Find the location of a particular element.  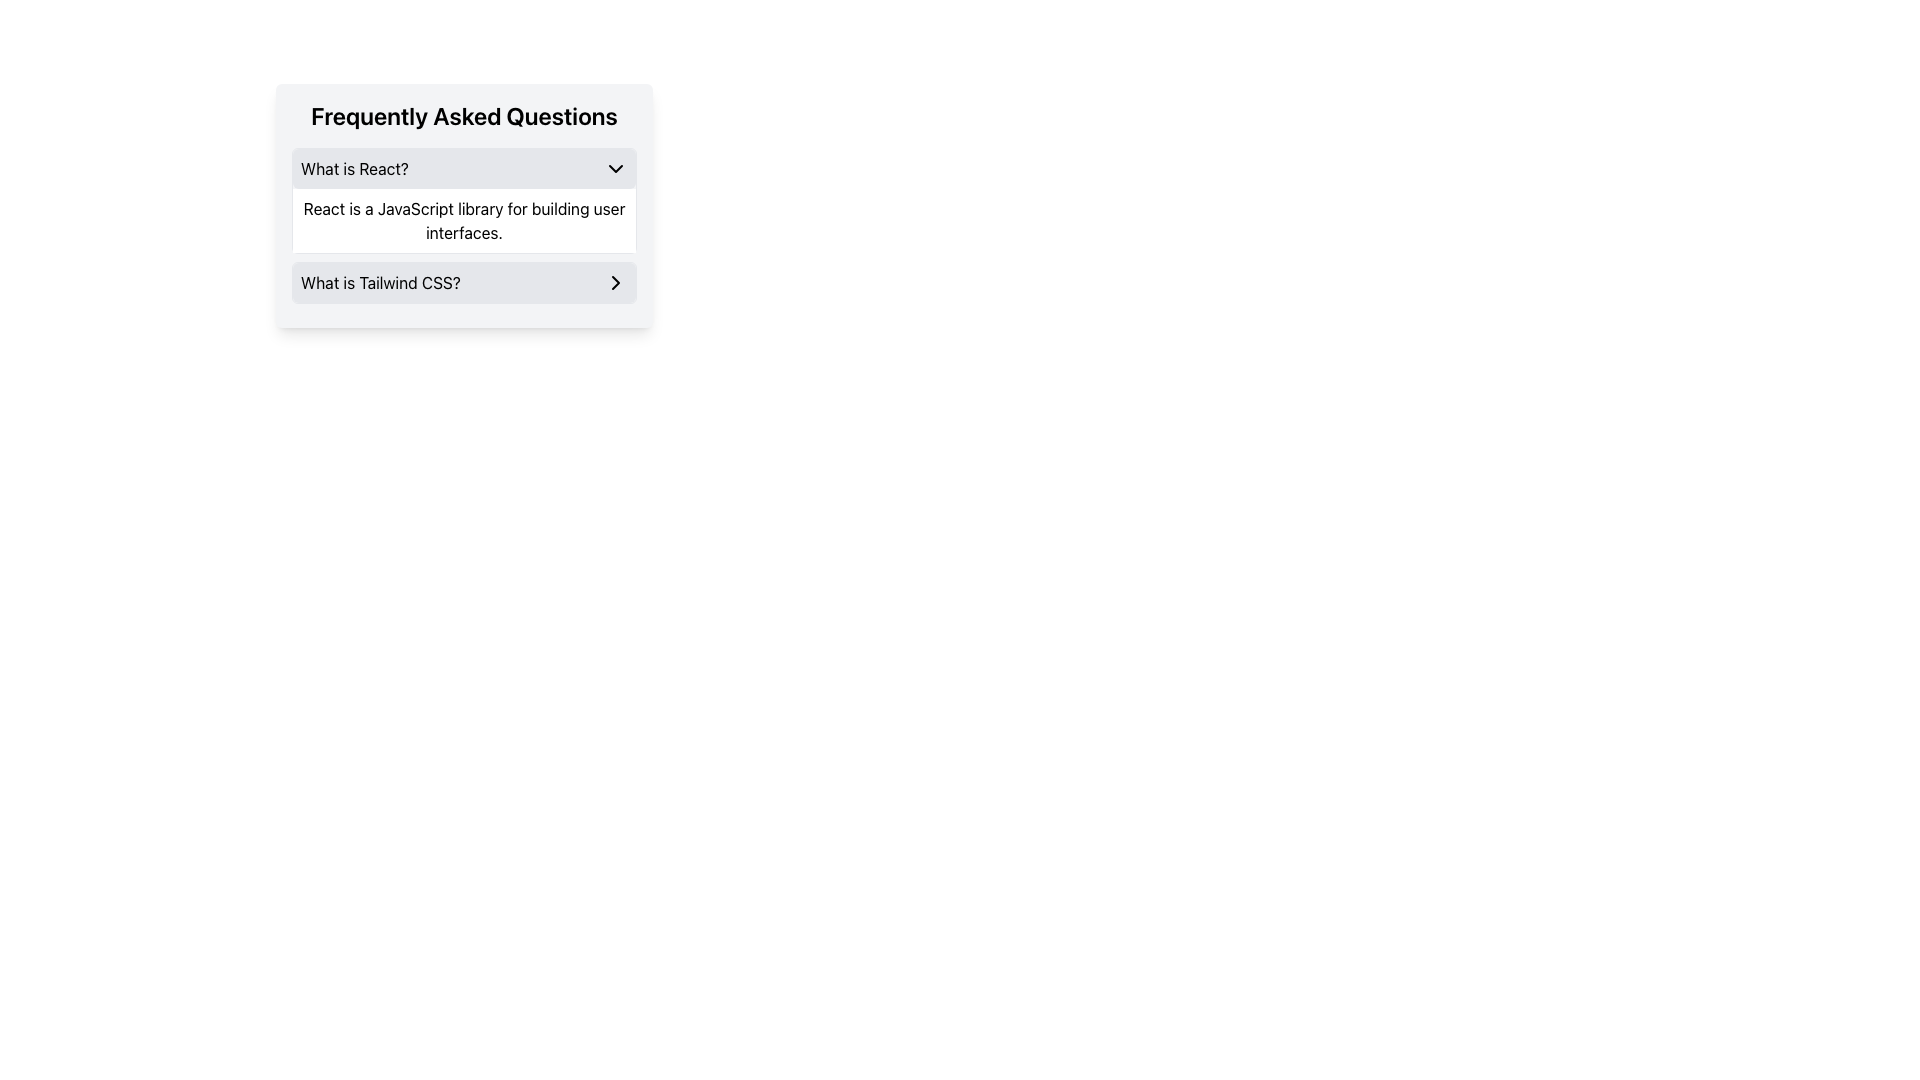

the collapsible list item link labeled 'What is Tailwind CSS?' is located at coordinates (463, 282).